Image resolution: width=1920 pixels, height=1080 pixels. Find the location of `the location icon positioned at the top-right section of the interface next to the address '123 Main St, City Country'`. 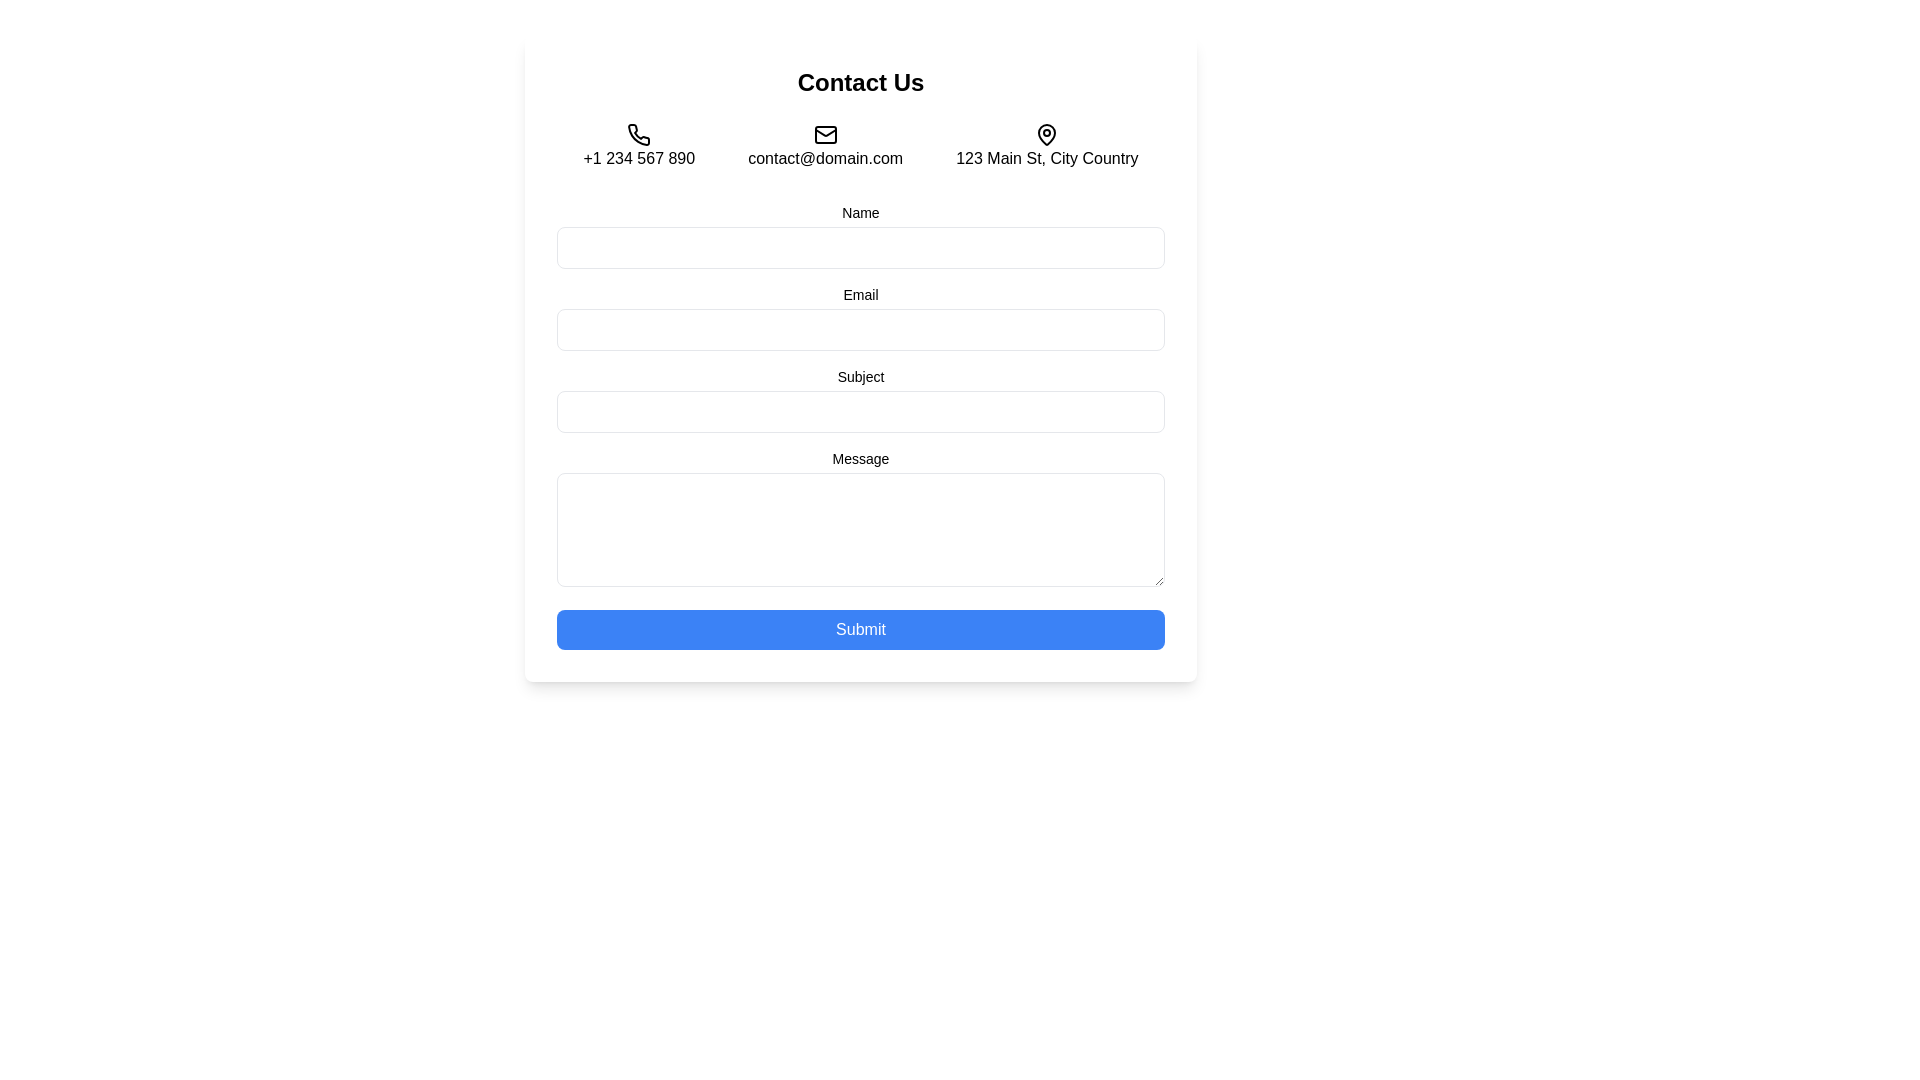

the location icon positioned at the top-right section of the interface next to the address '123 Main St, City Country' is located at coordinates (1046, 135).